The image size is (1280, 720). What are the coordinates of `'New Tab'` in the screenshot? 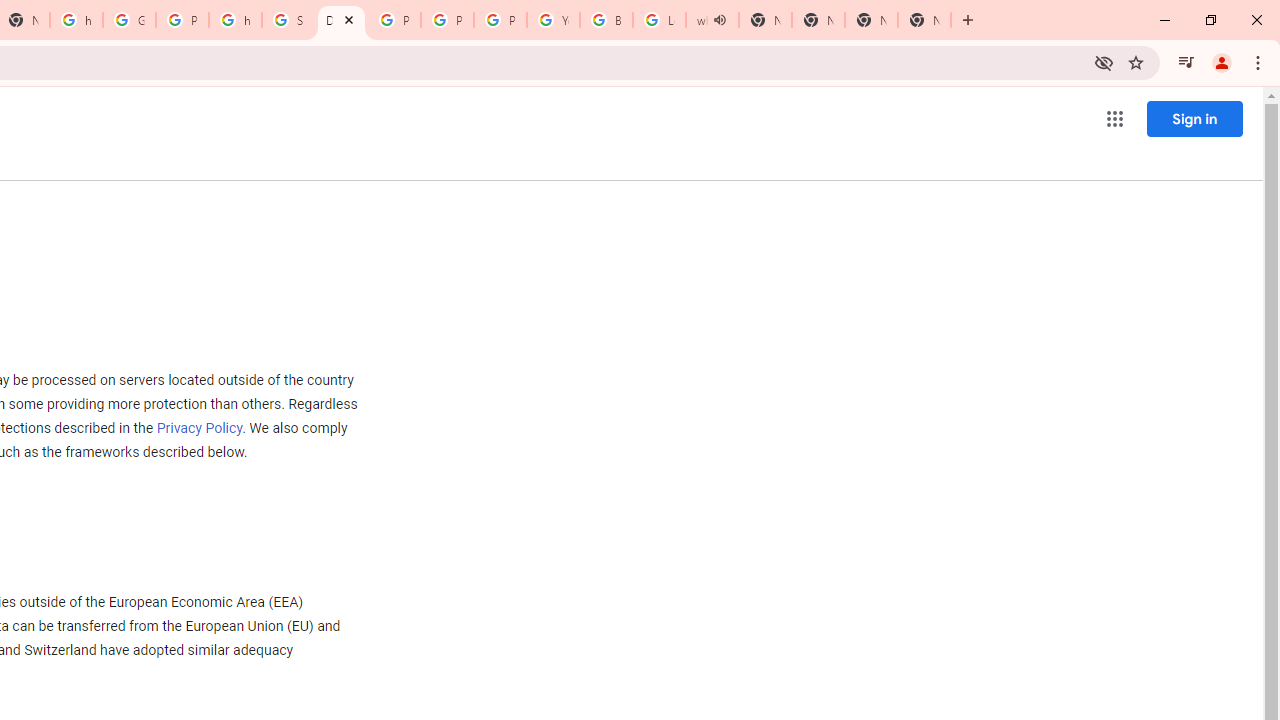 It's located at (871, 20).